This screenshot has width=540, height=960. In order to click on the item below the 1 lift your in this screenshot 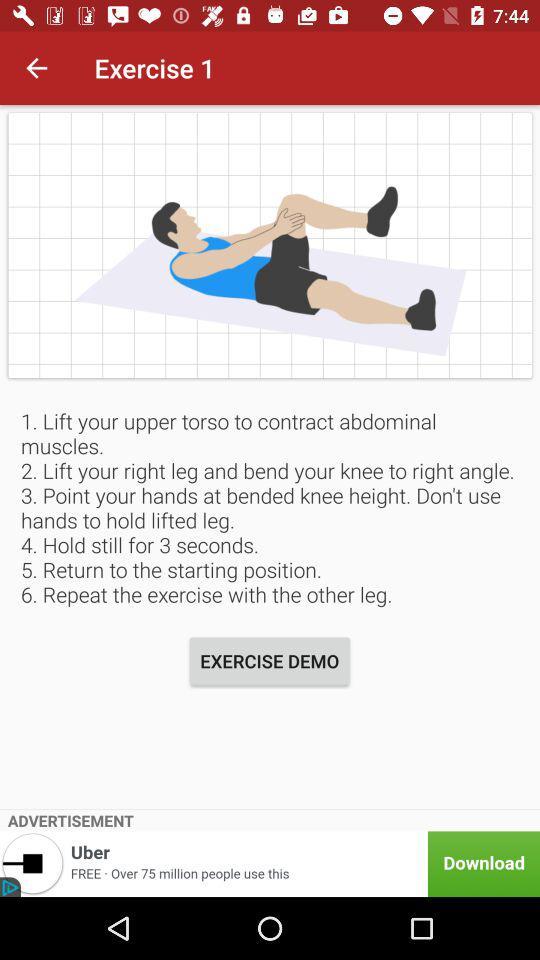, I will do `click(269, 661)`.